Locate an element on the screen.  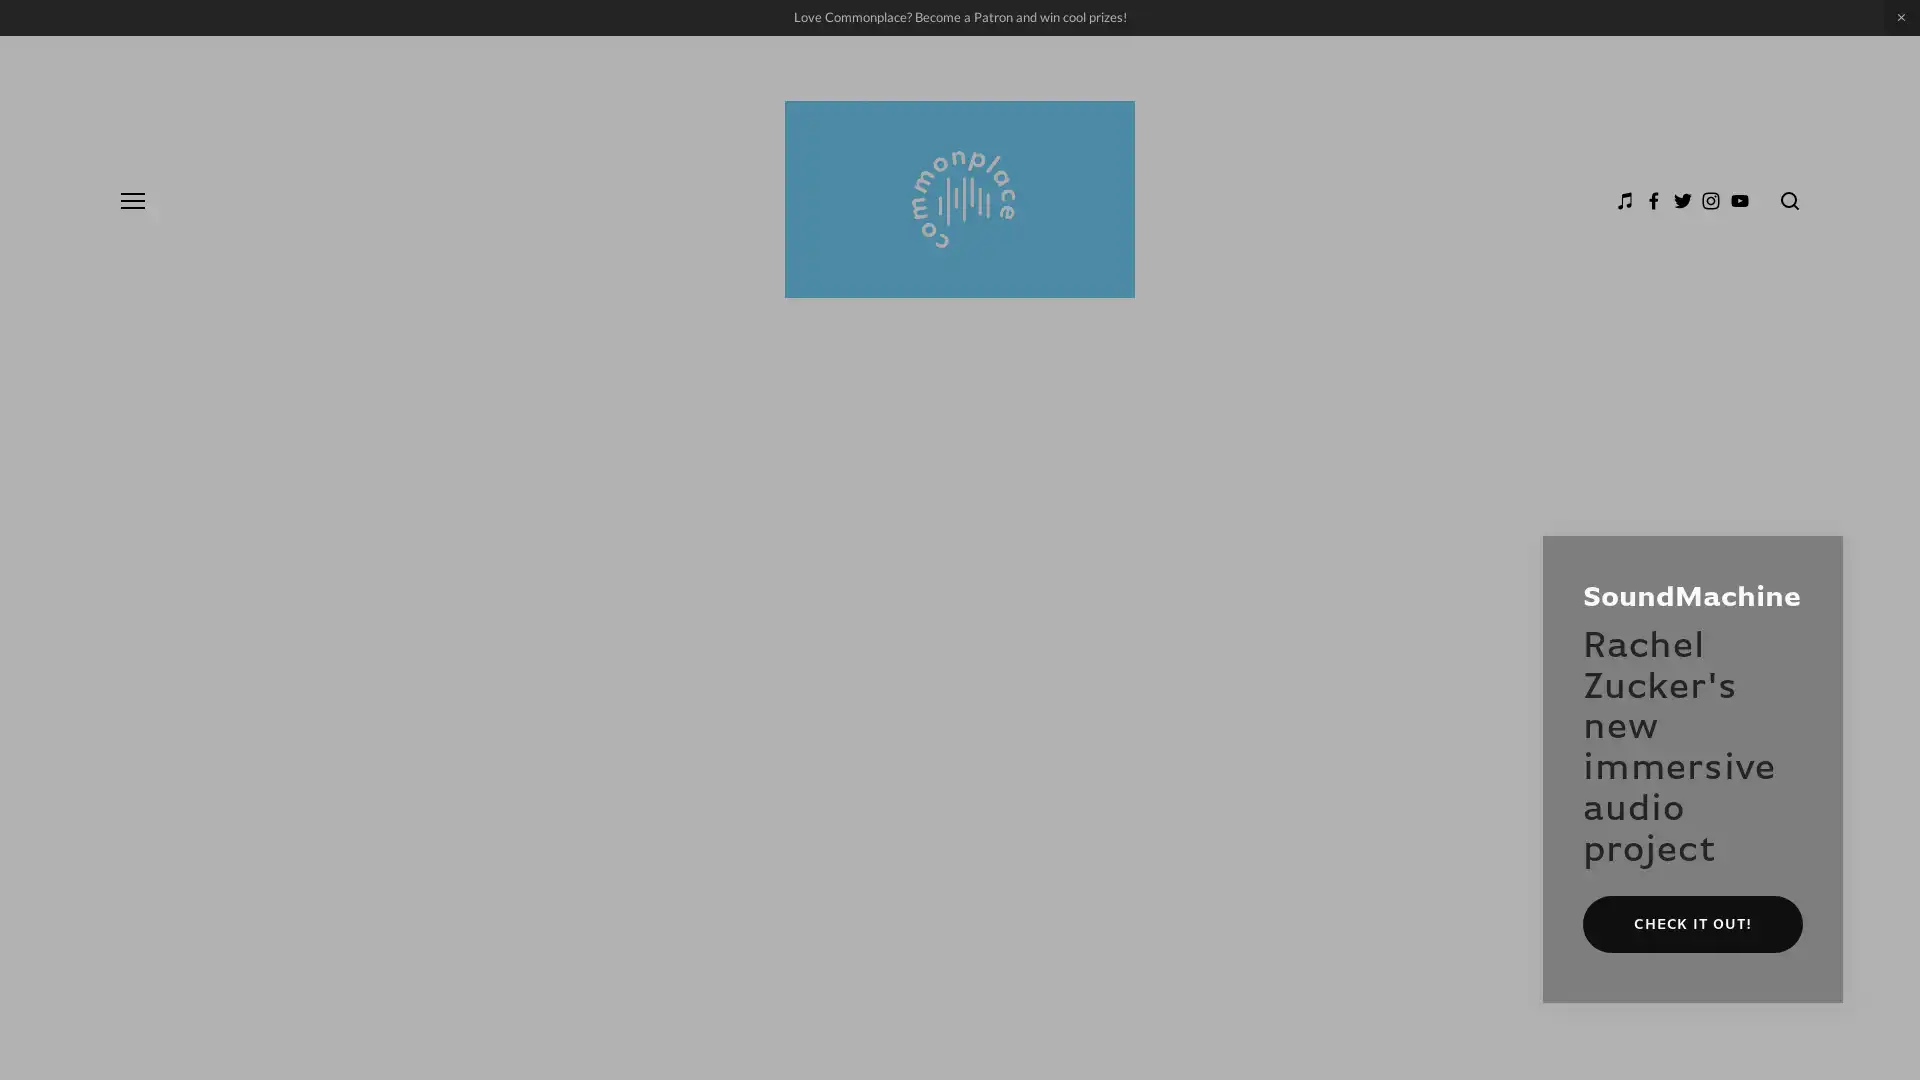
Close is located at coordinates (1819, 559).